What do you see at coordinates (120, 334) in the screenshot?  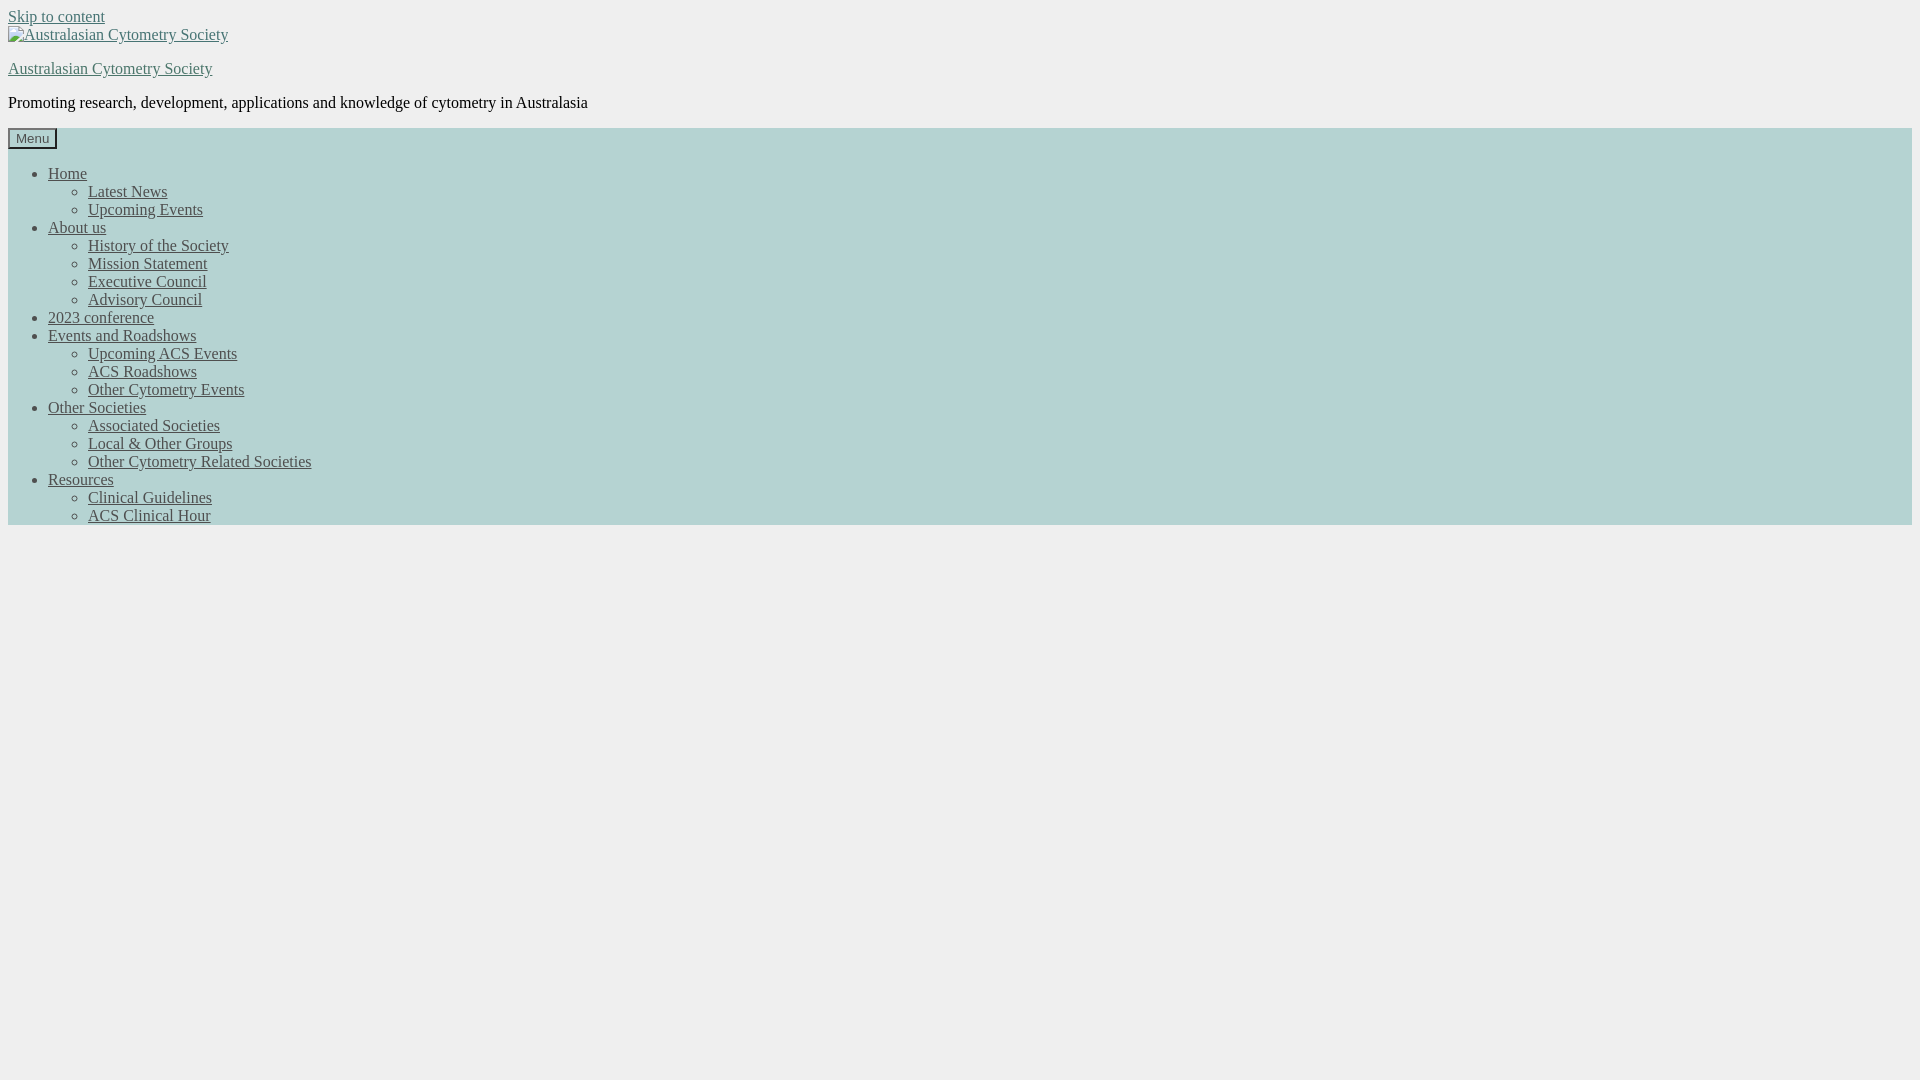 I see `'Events and Roadshows'` at bounding box center [120, 334].